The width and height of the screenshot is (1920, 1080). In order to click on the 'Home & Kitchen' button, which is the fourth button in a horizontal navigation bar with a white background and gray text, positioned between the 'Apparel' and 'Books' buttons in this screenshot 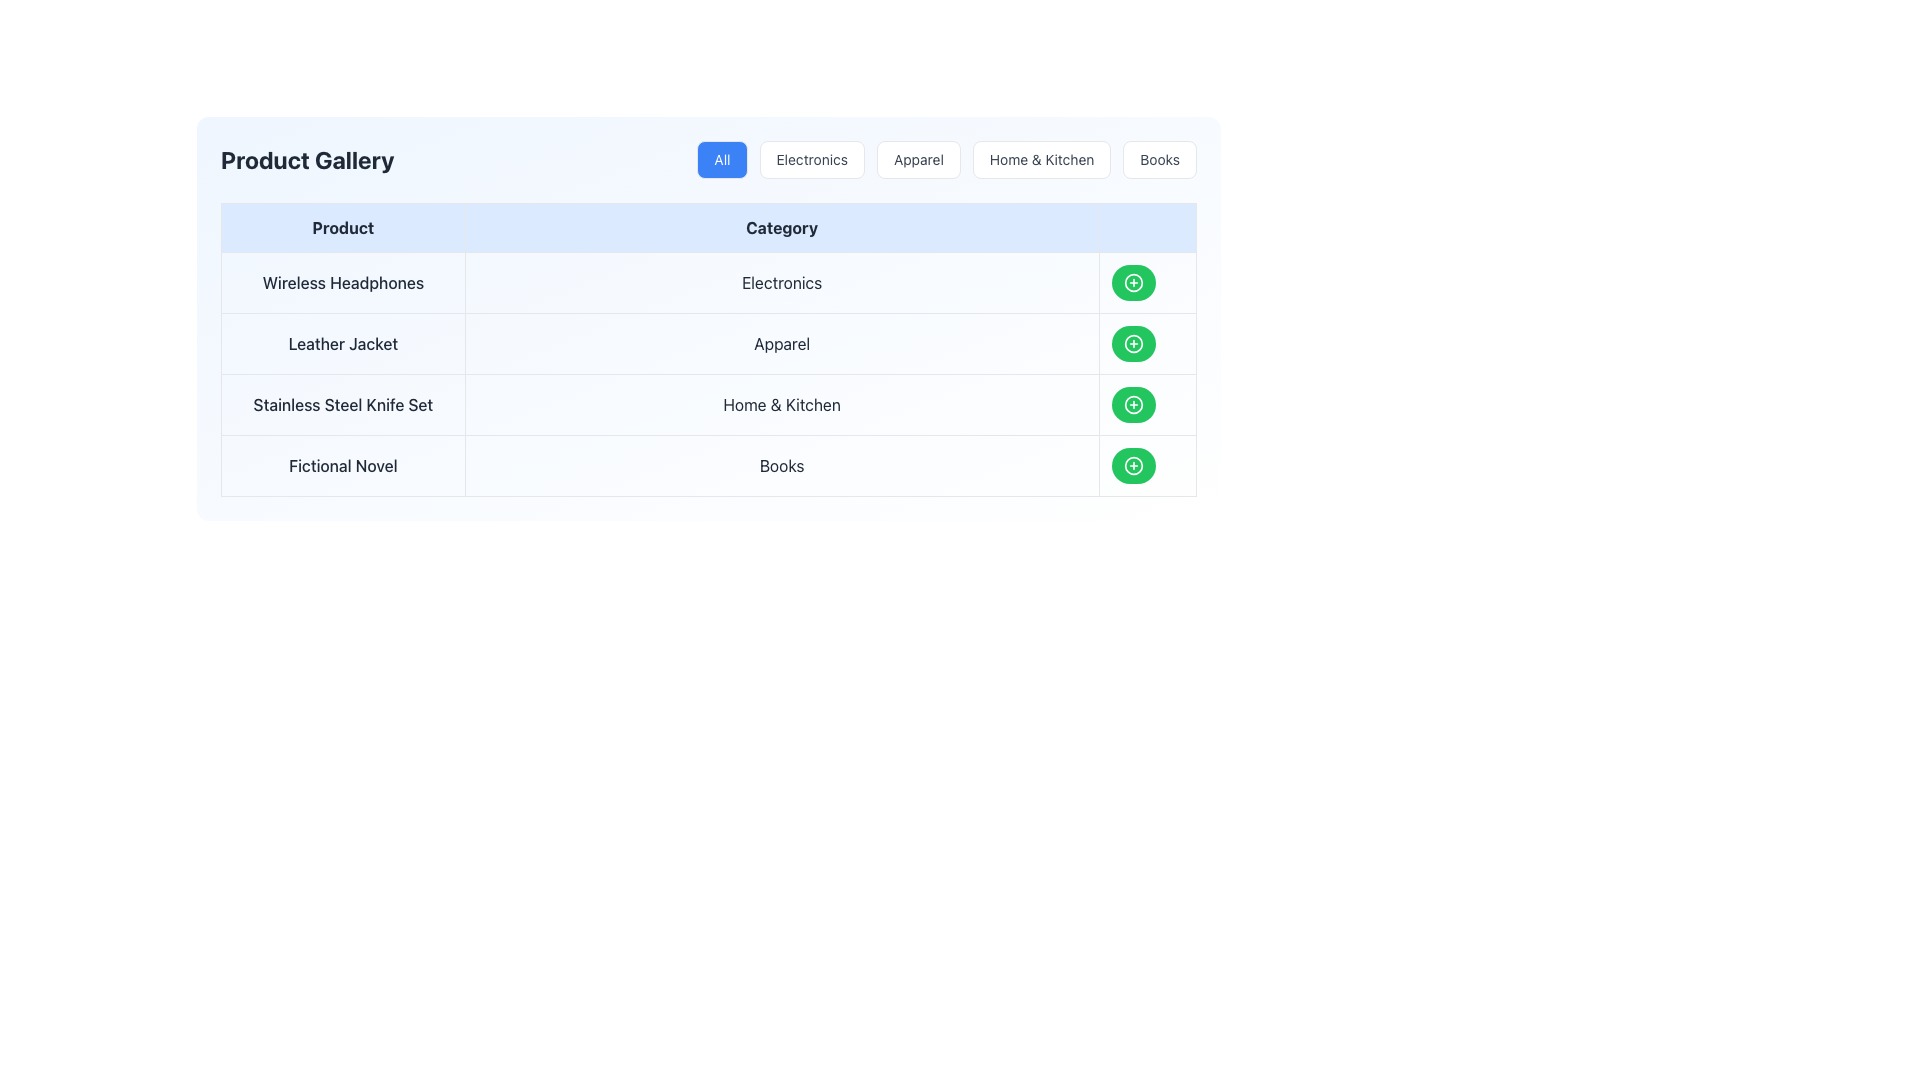, I will do `click(1041, 158)`.